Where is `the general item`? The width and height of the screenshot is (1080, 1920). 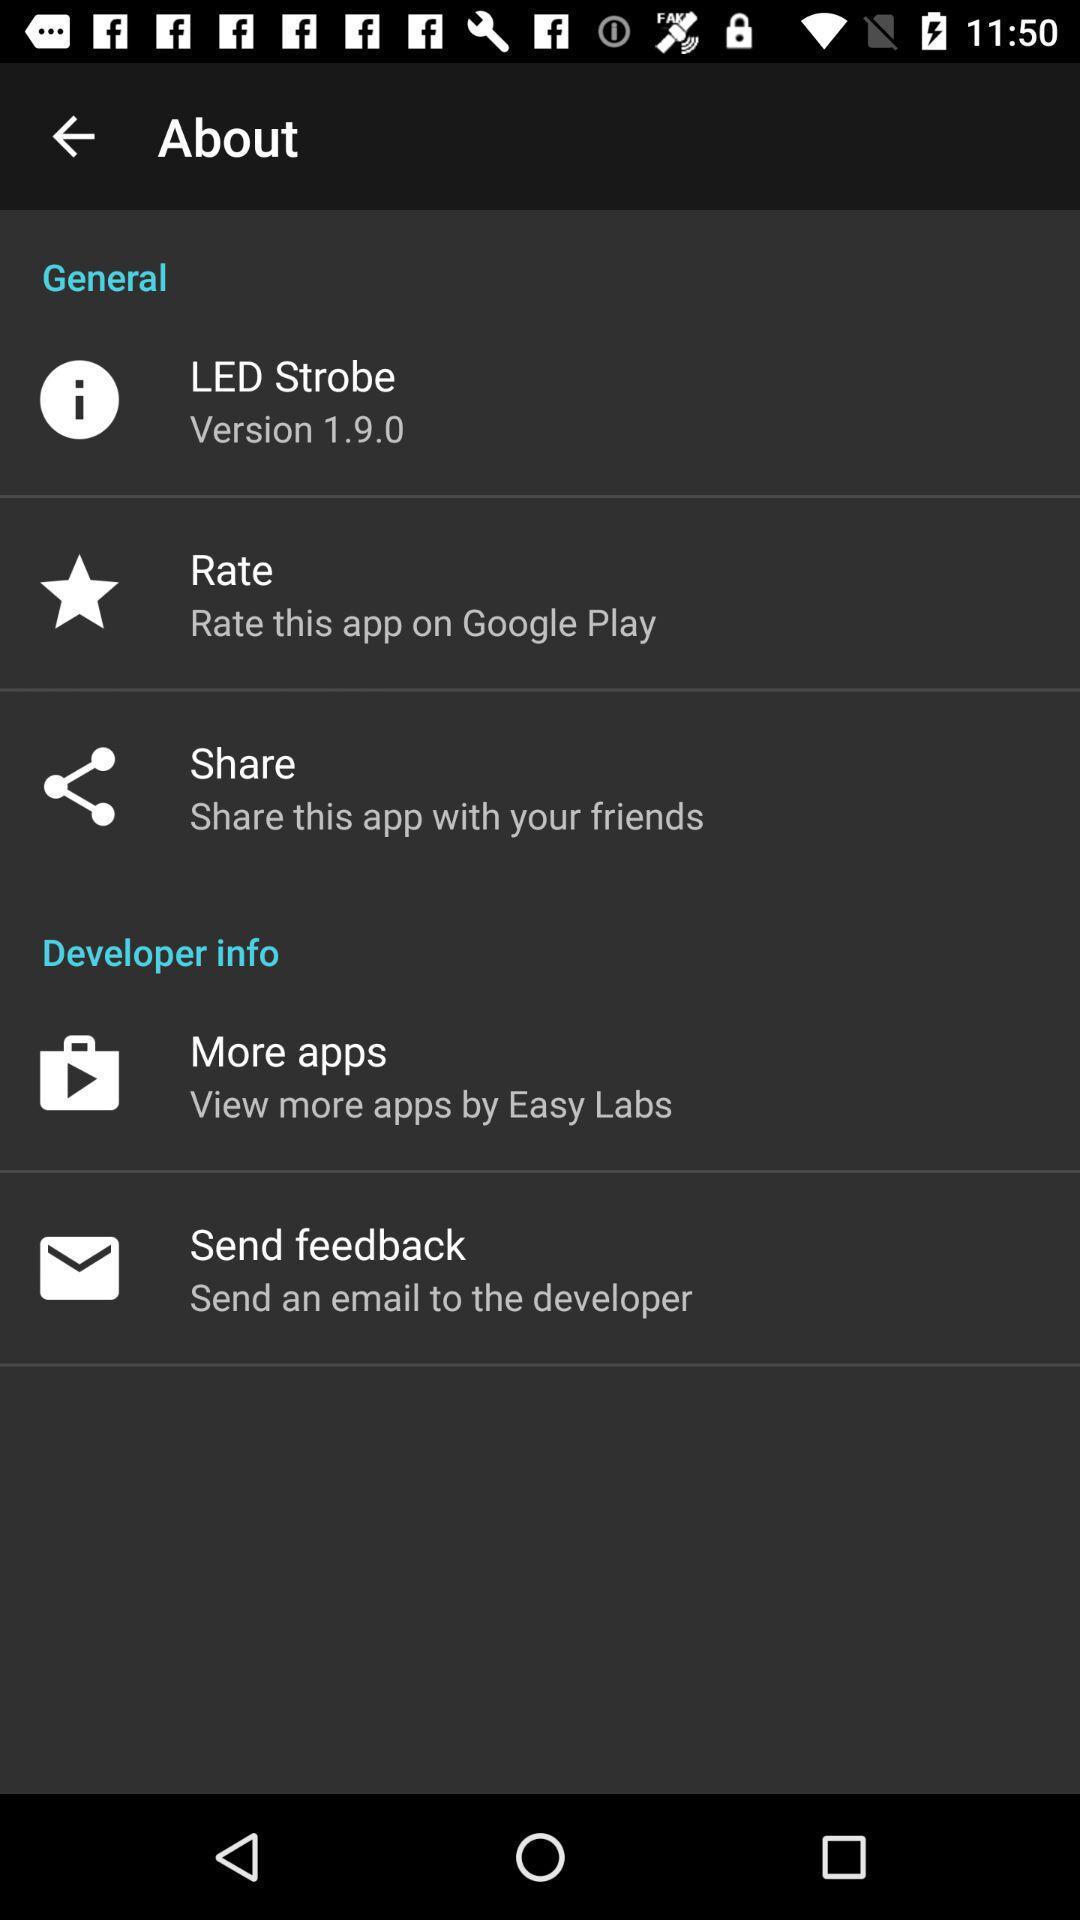 the general item is located at coordinates (540, 254).